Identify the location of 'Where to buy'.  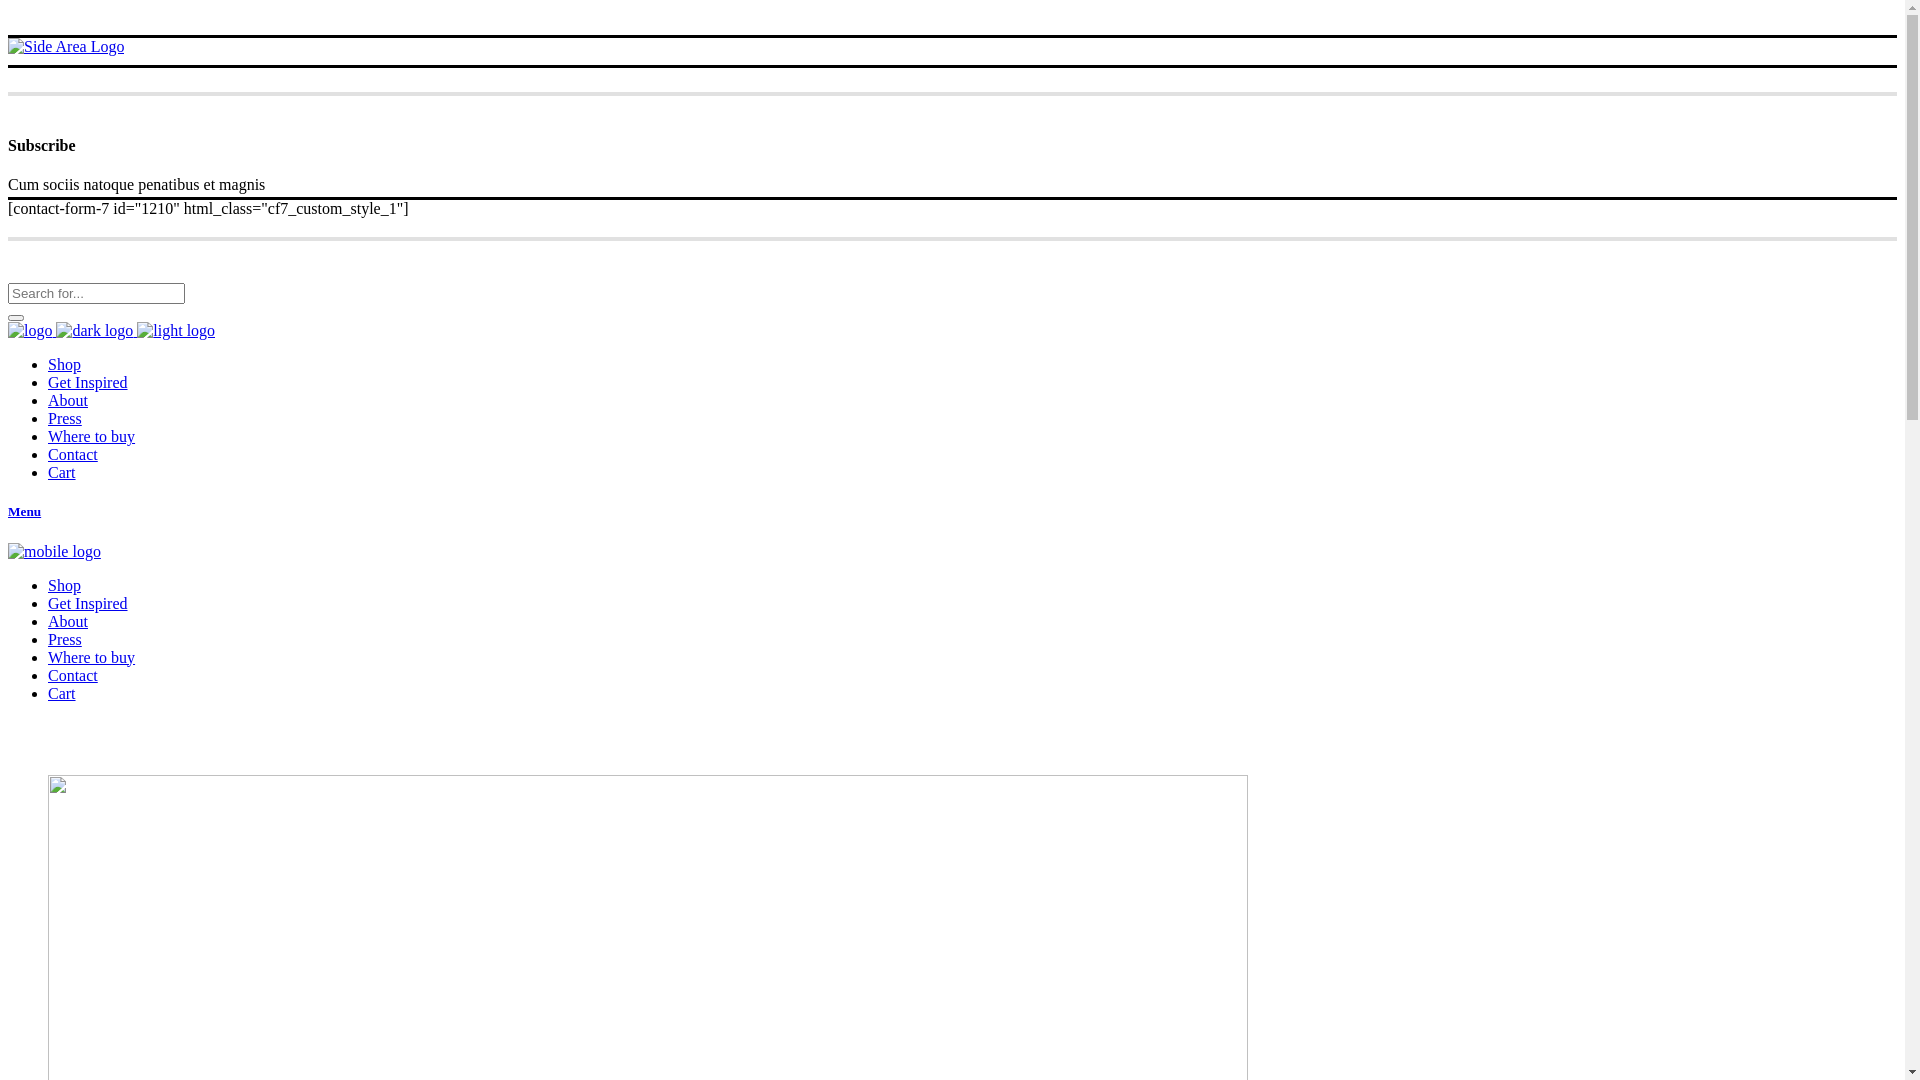
(90, 657).